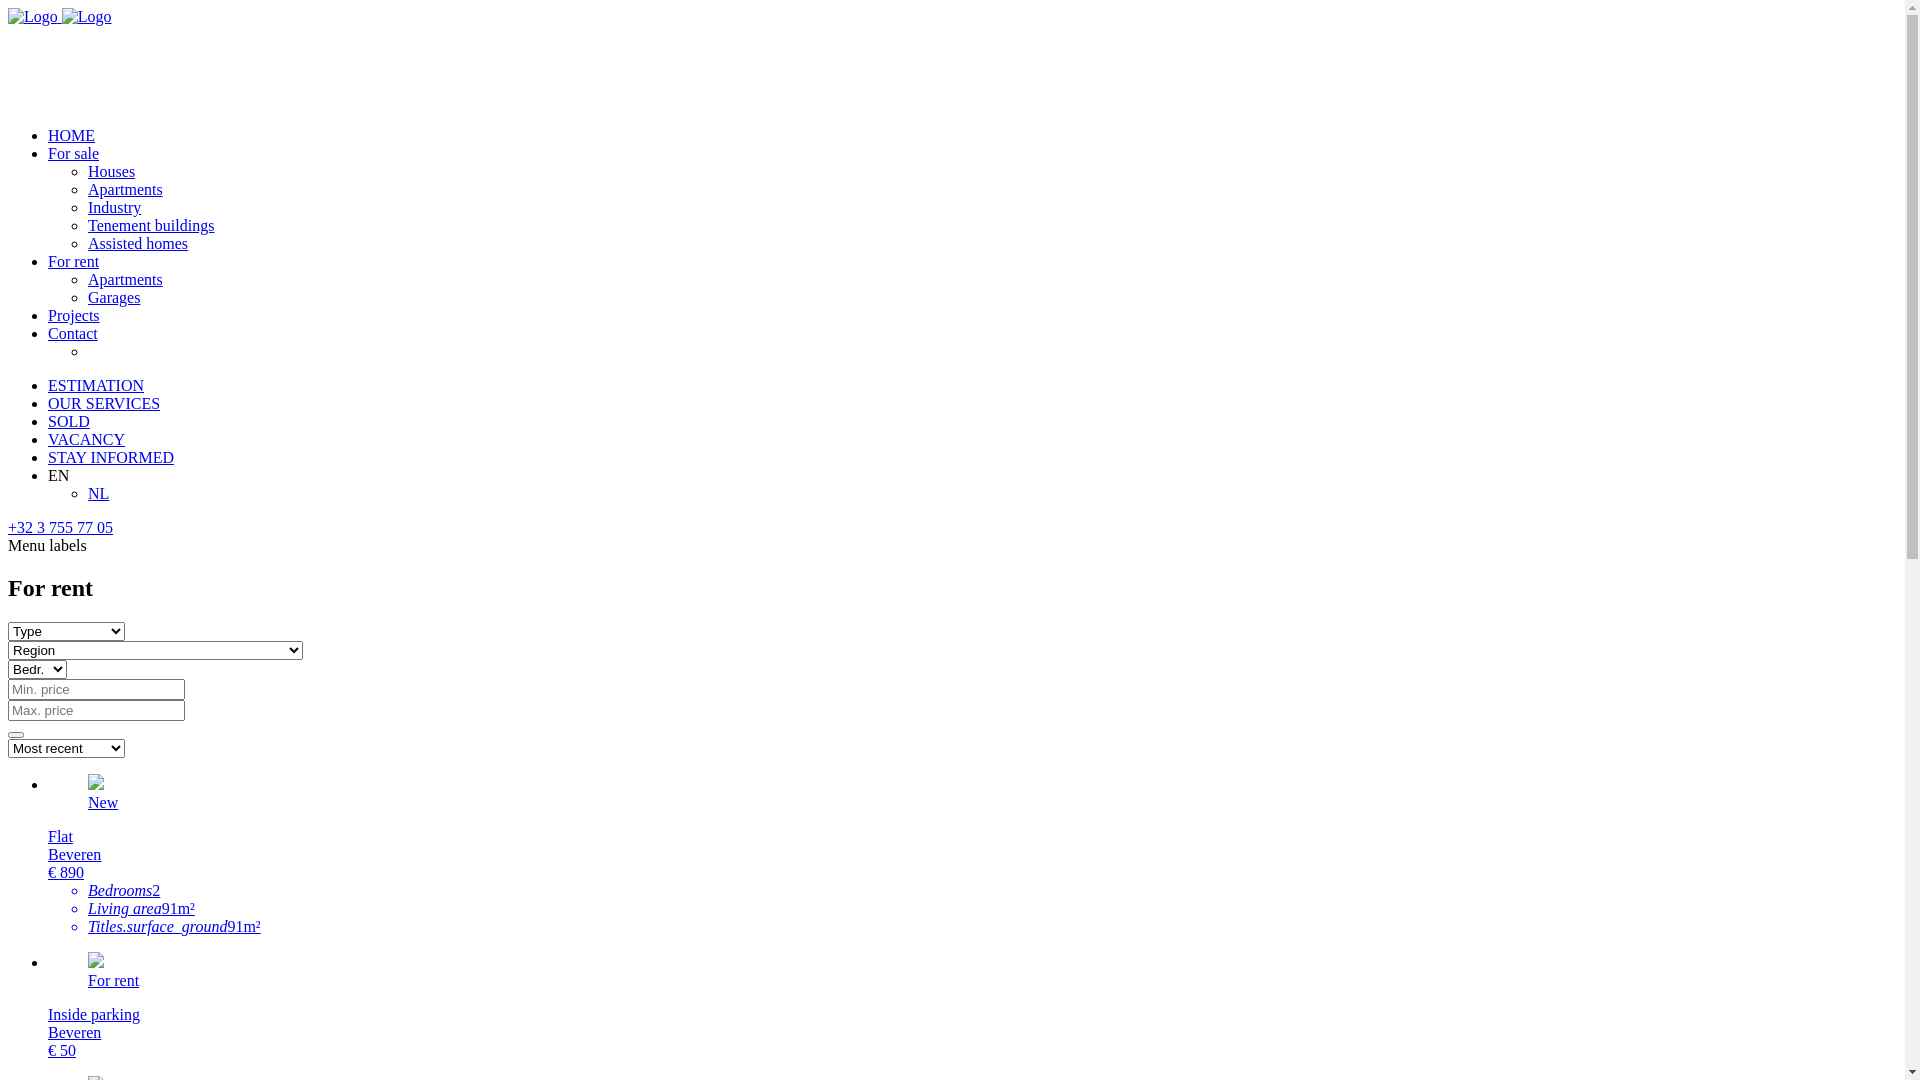  What do you see at coordinates (113, 297) in the screenshot?
I see `'Garages'` at bounding box center [113, 297].